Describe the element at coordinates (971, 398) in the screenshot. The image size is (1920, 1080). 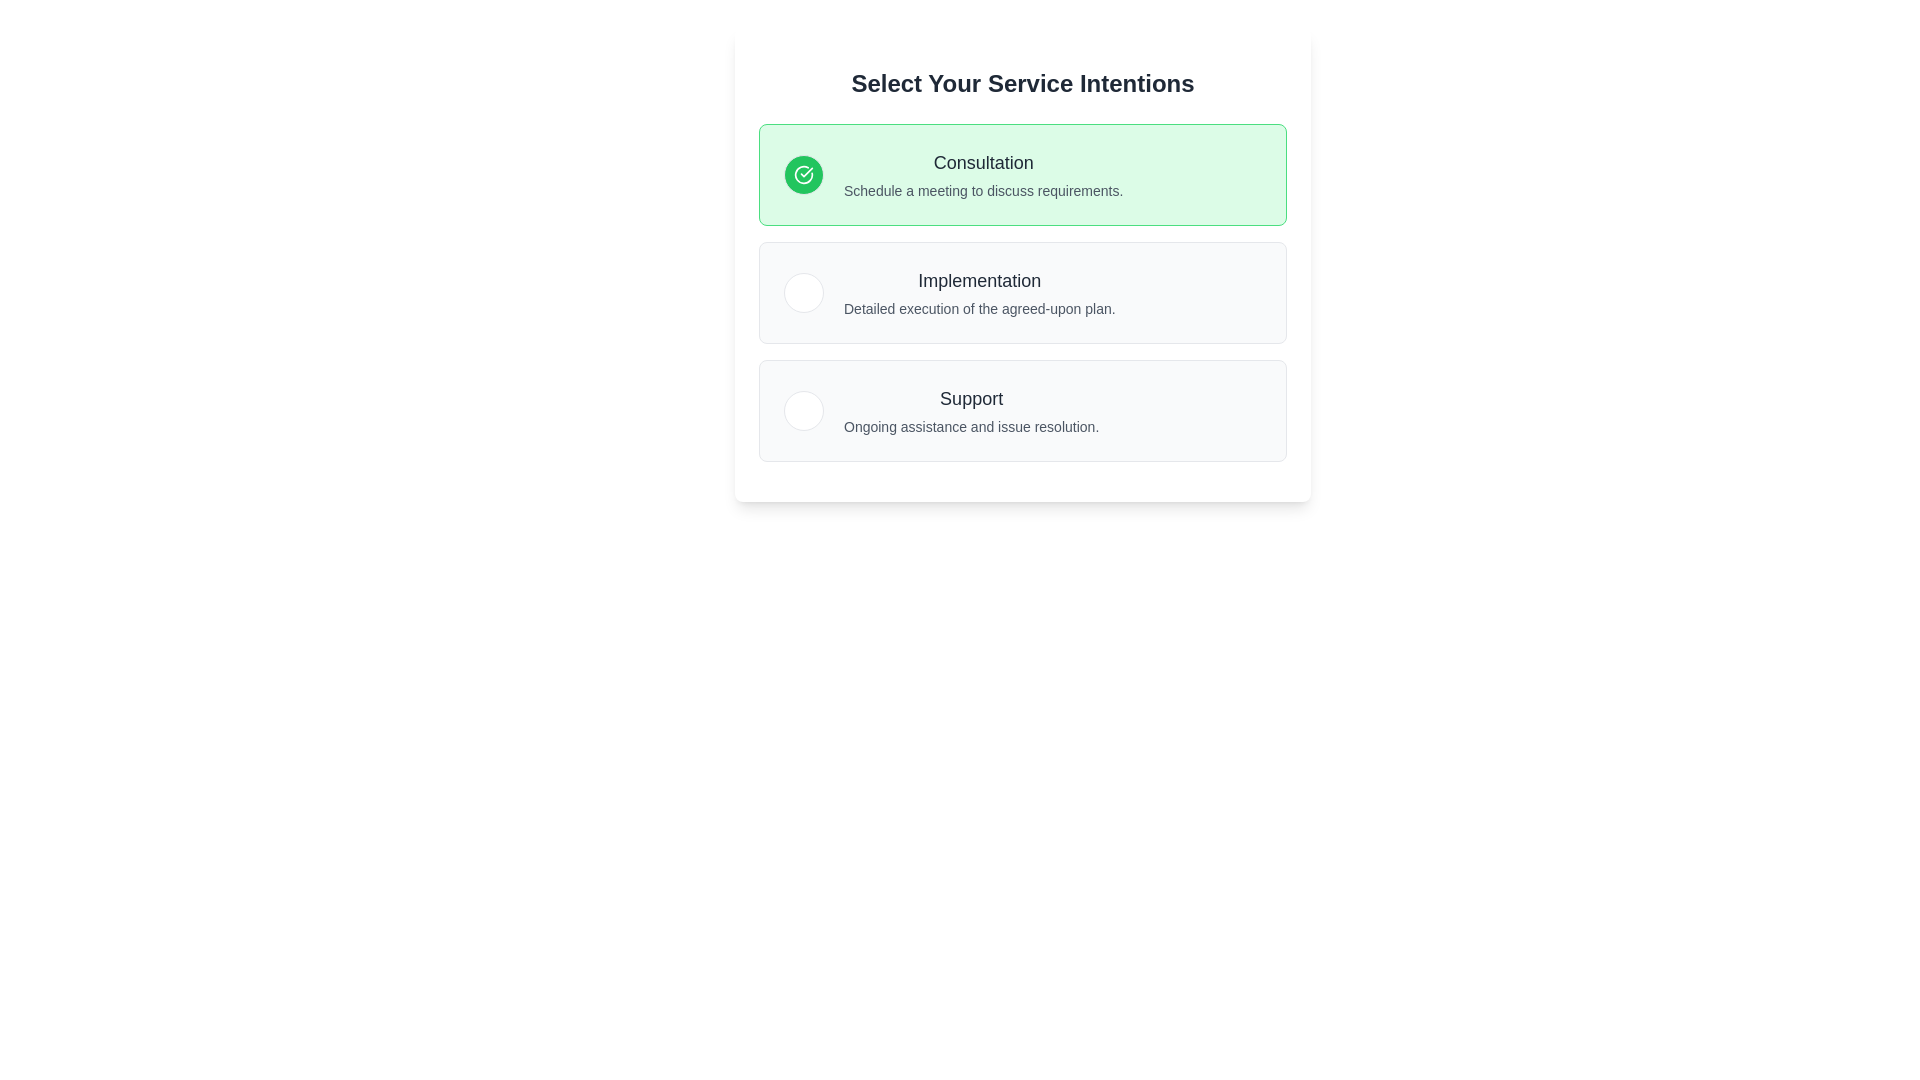
I see `the 'Support' text label, which indicates the section for assistance-related services in the list under 'Select Your Service Intentions'` at that location.